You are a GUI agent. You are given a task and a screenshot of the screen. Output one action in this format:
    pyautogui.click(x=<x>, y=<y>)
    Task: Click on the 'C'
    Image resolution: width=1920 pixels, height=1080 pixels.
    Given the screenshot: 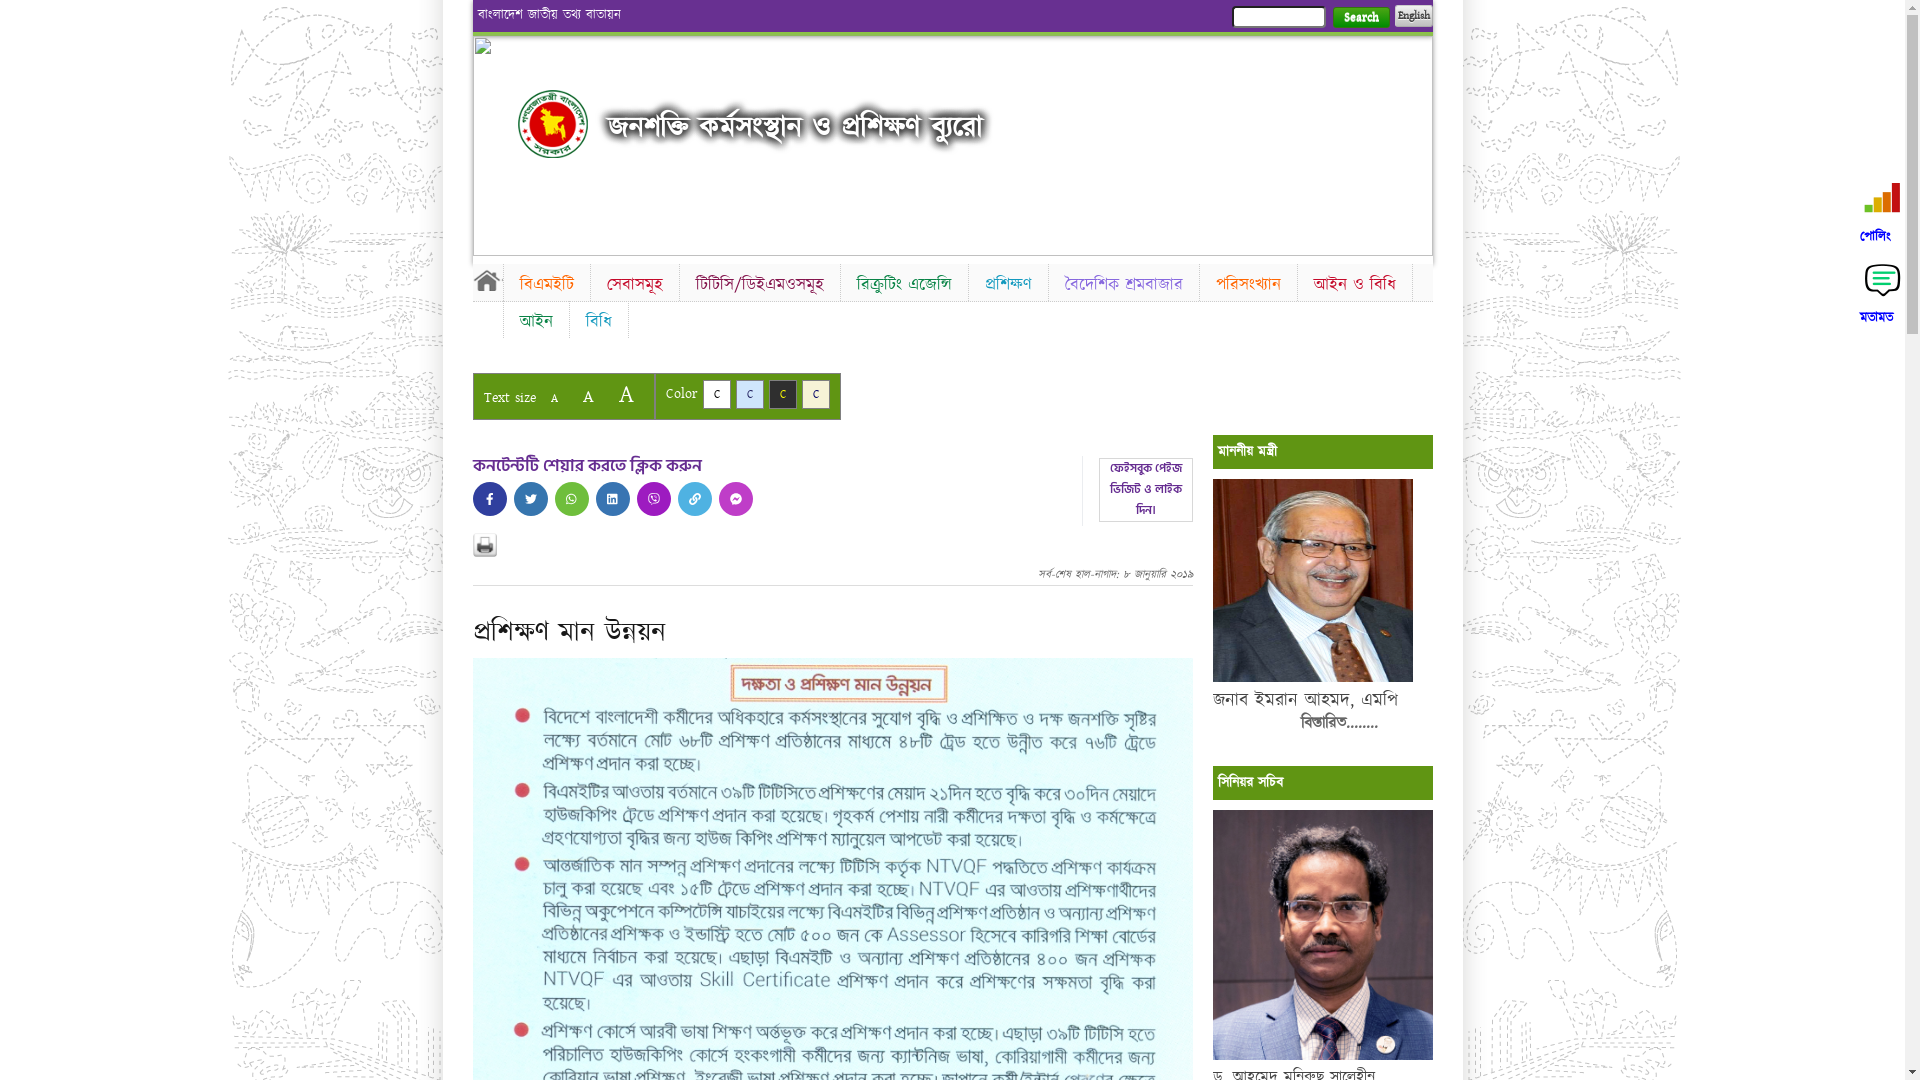 What is the action you would take?
    pyautogui.click(x=715, y=394)
    